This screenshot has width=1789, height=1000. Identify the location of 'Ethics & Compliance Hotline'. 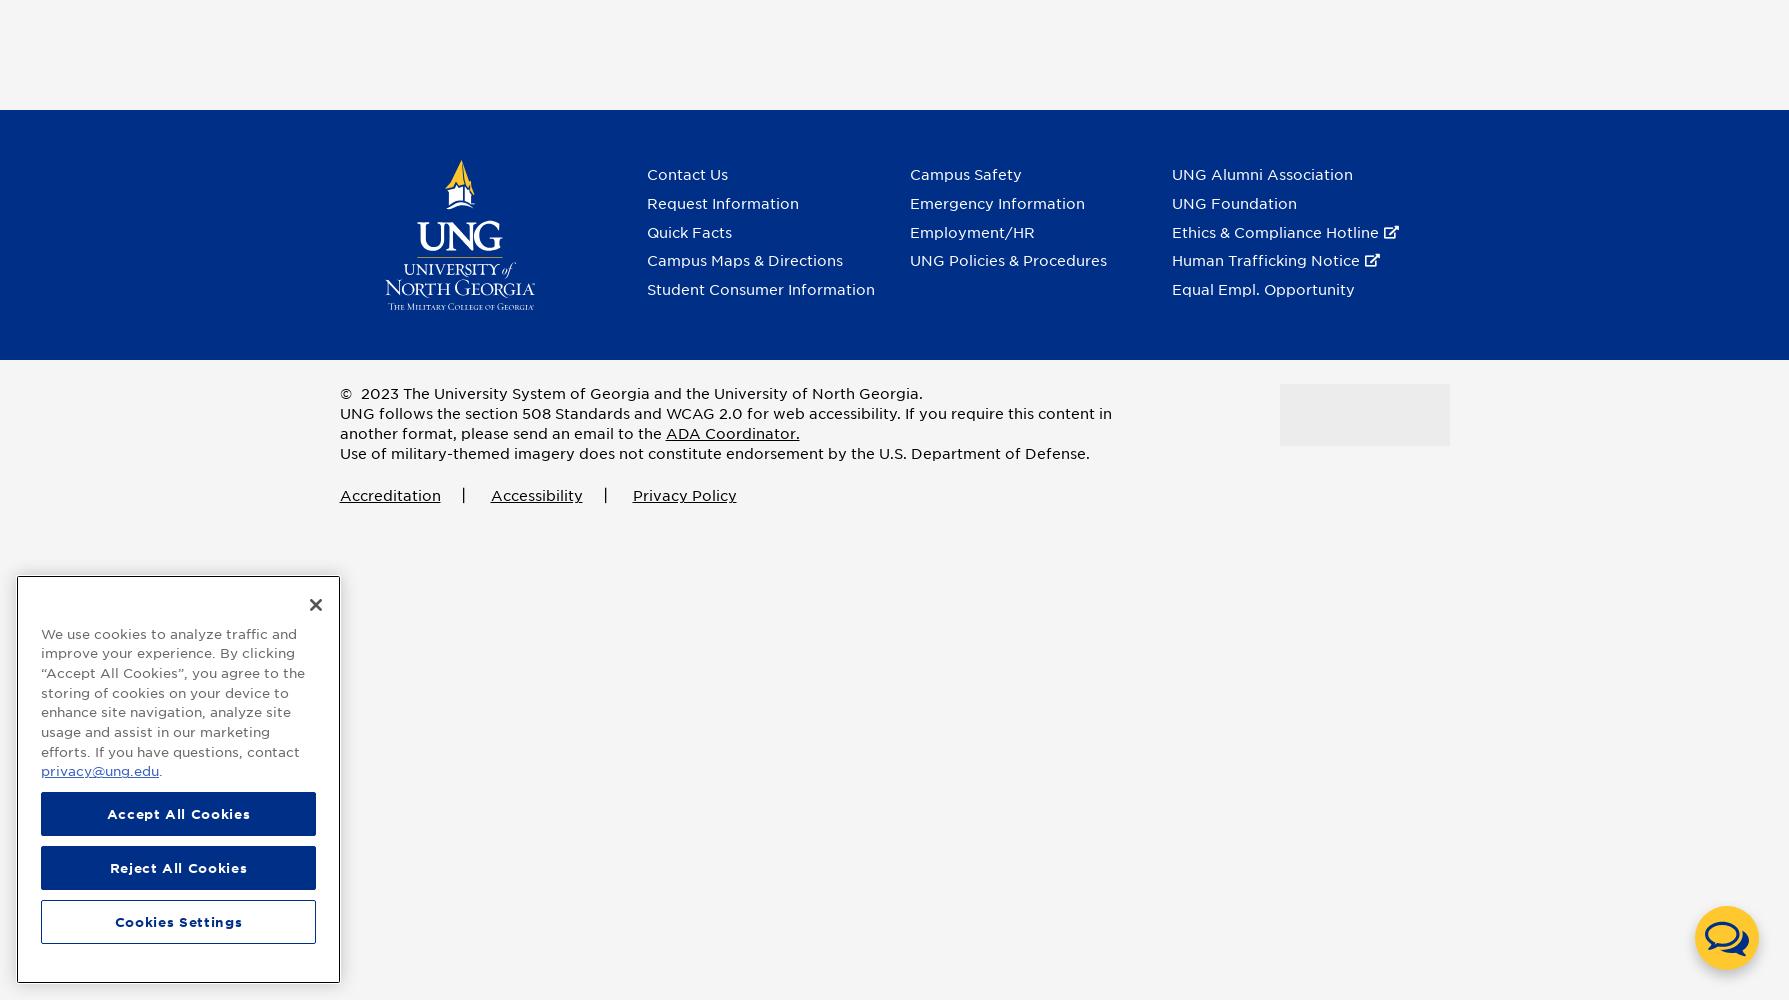
(1275, 231).